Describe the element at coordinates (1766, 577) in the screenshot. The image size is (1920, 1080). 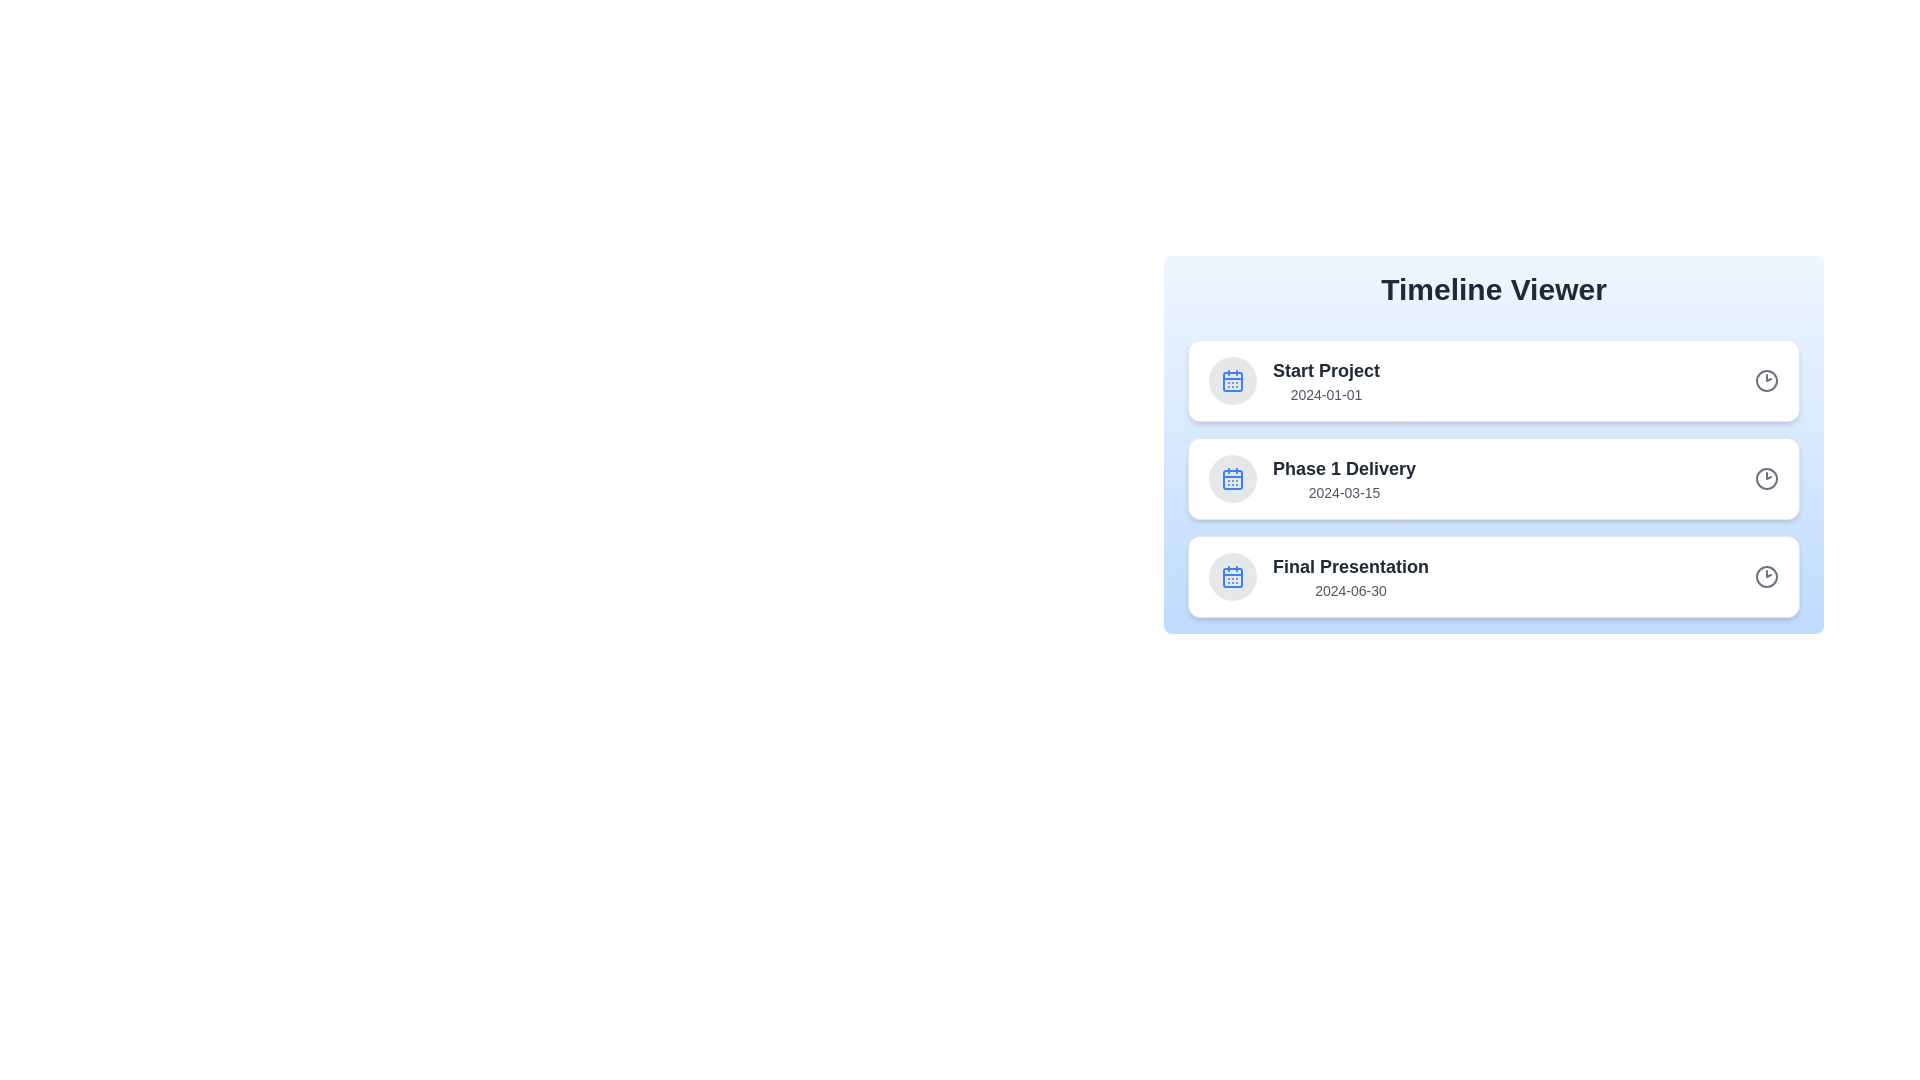
I see `the SVG circle element that is part of the clock-themed icon, located within the 'Final Presentation' entry, aligned to its right side near the center vertically` at that location.